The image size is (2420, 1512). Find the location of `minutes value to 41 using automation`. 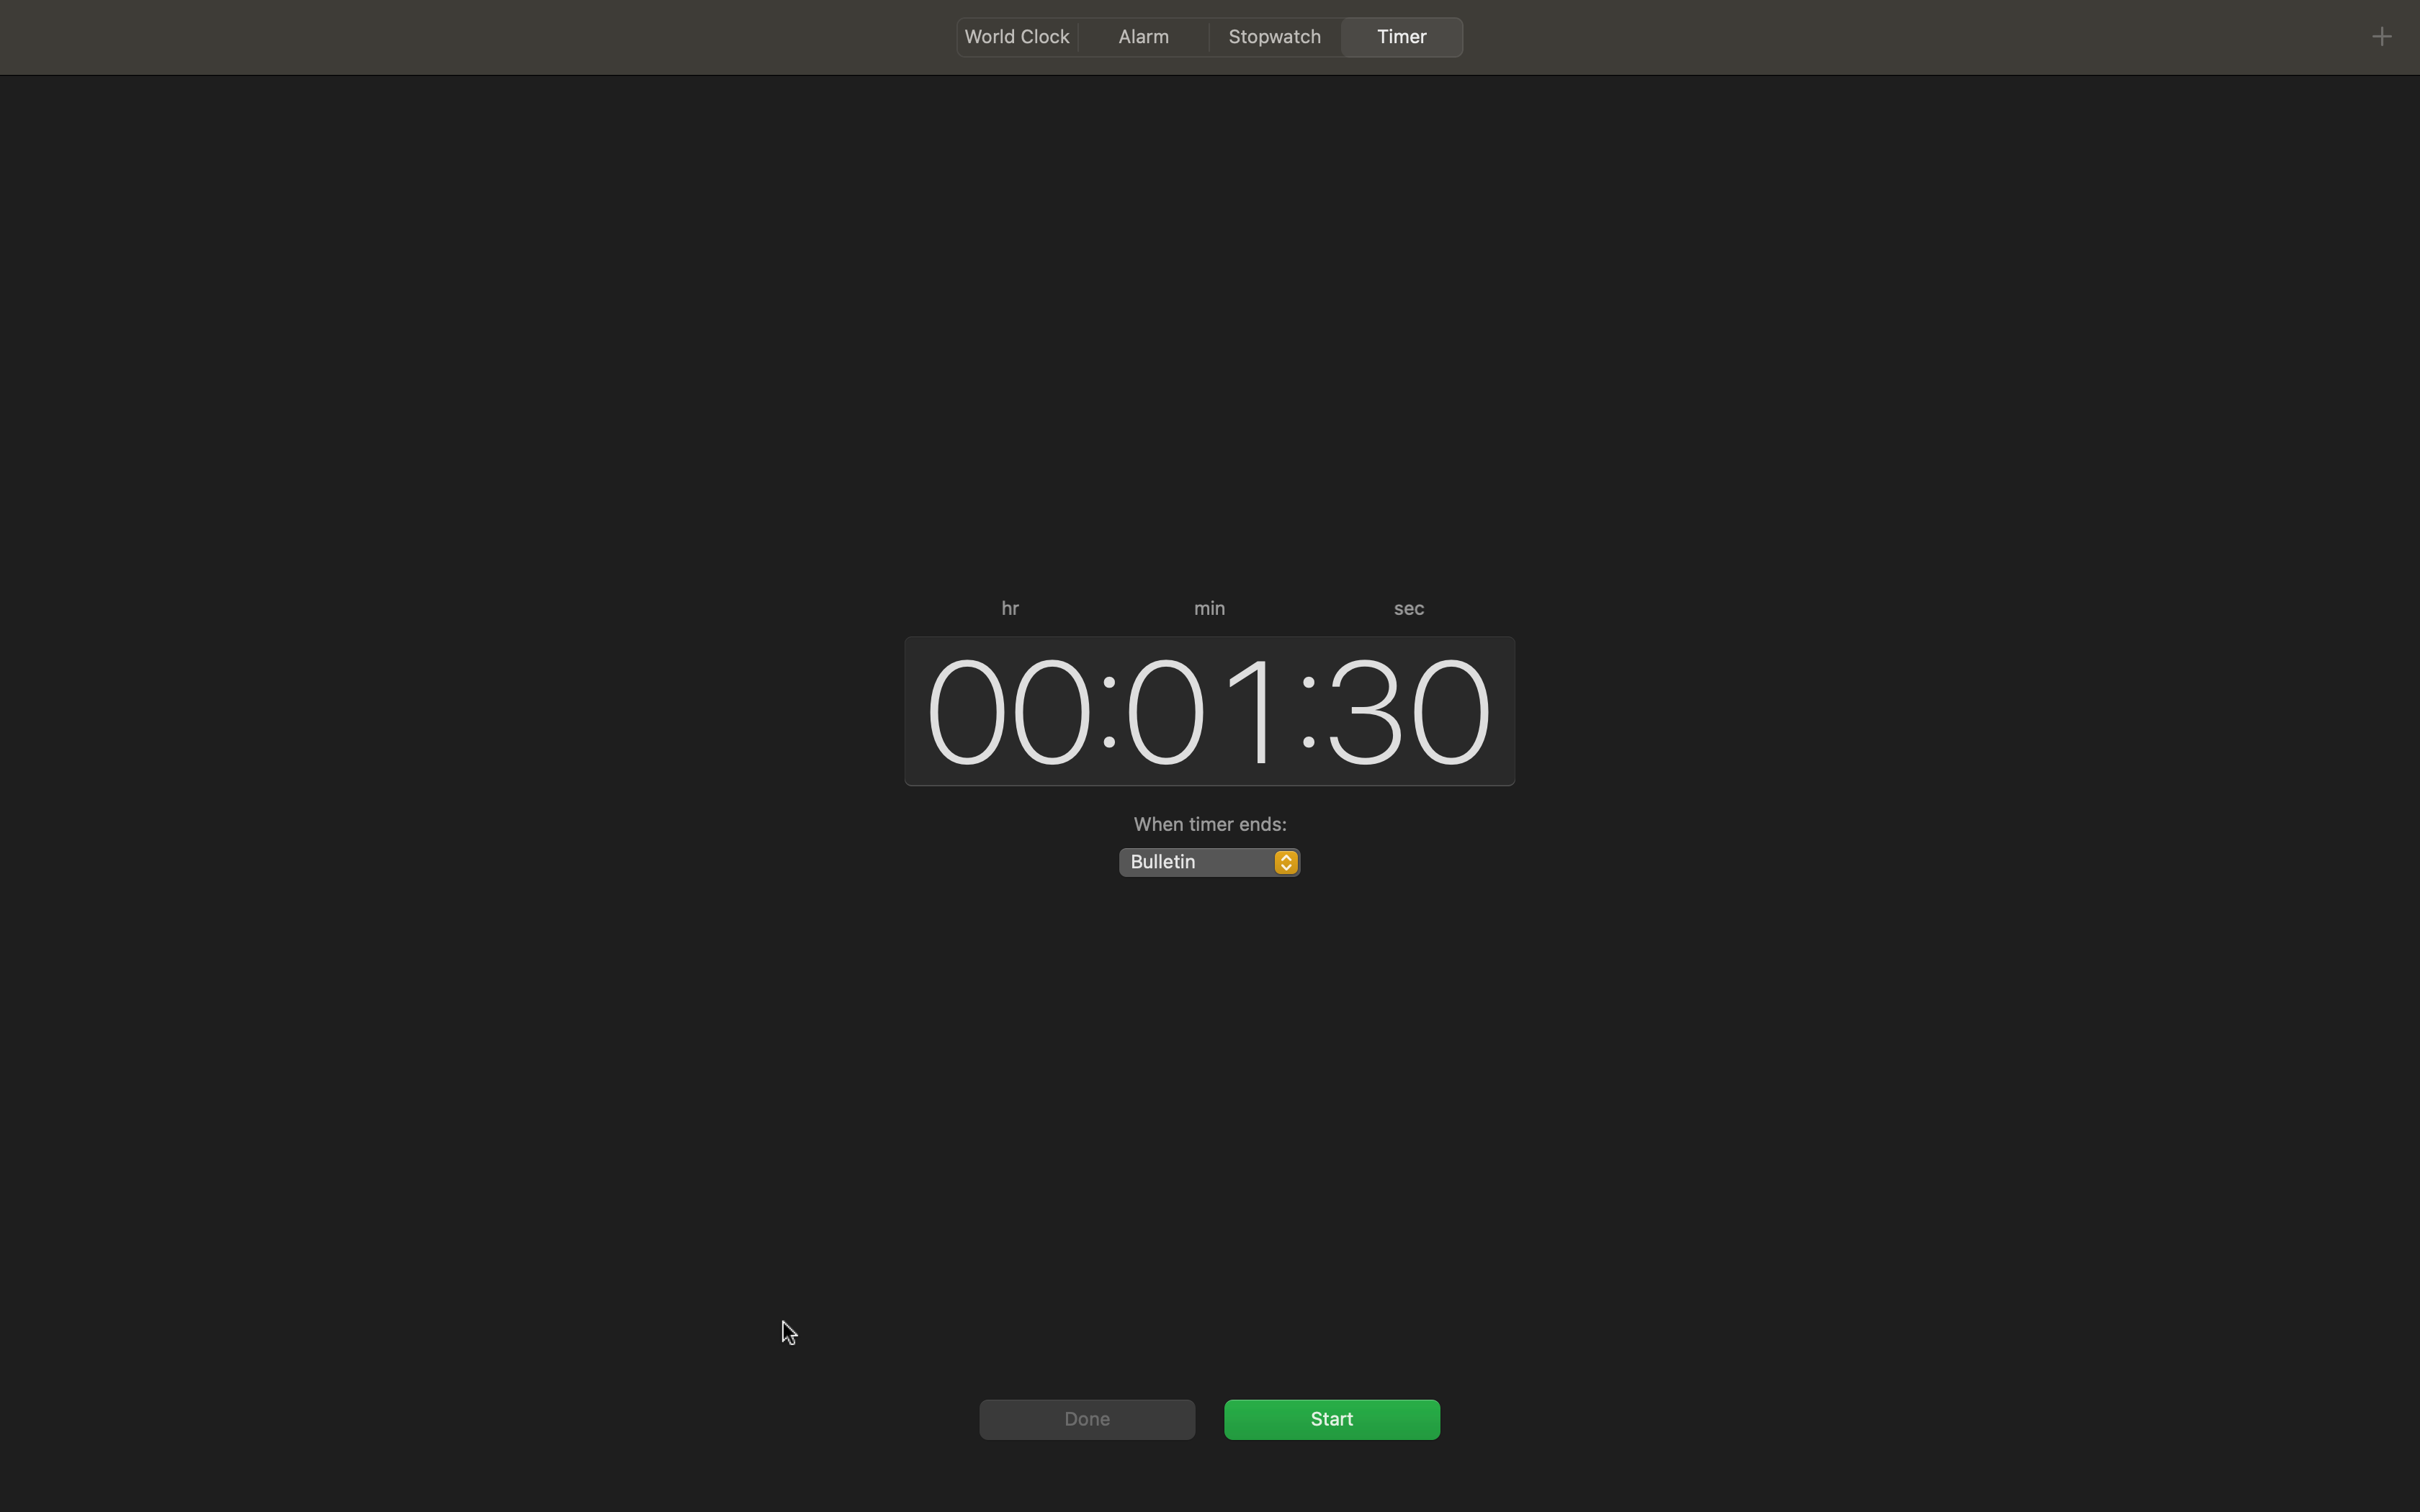

minutes value to 41 using automation is located at coordinates (1201, 708).